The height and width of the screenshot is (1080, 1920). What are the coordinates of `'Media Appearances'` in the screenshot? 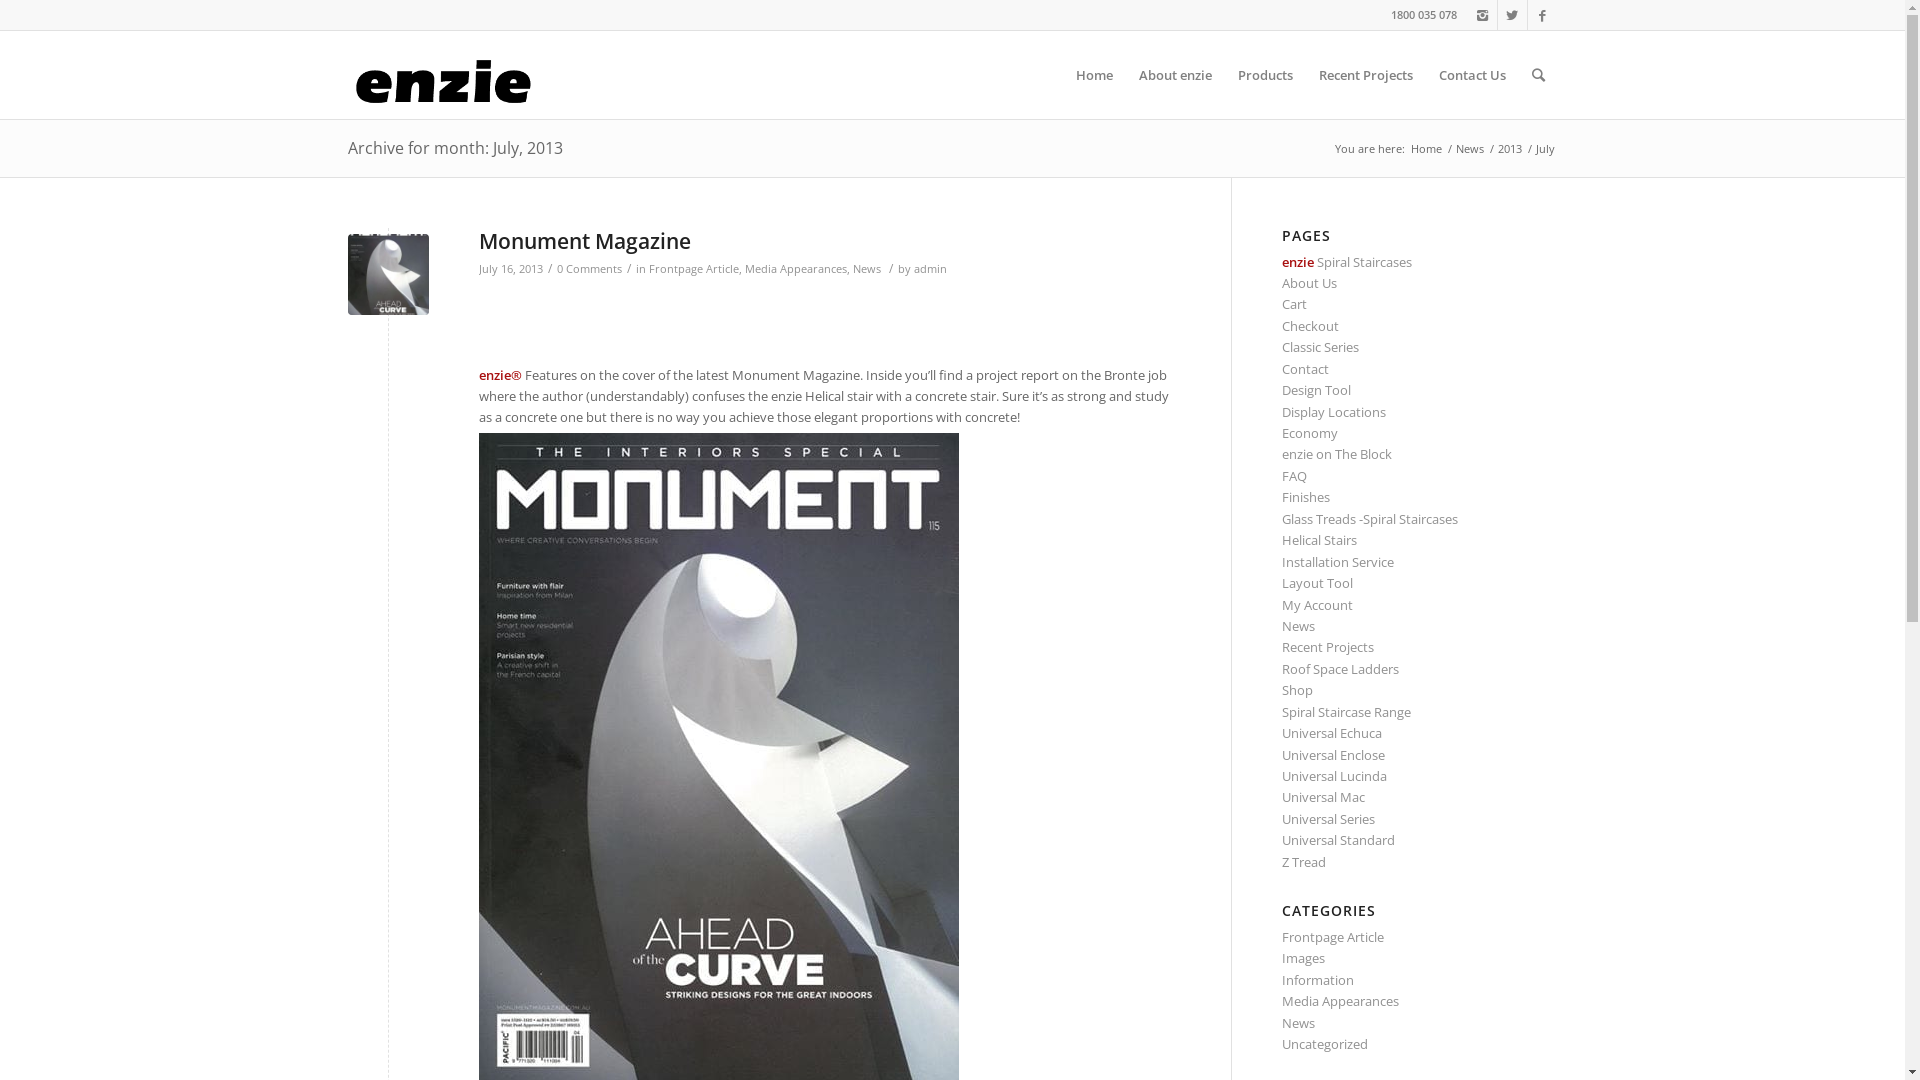 It's located at (794, 268).